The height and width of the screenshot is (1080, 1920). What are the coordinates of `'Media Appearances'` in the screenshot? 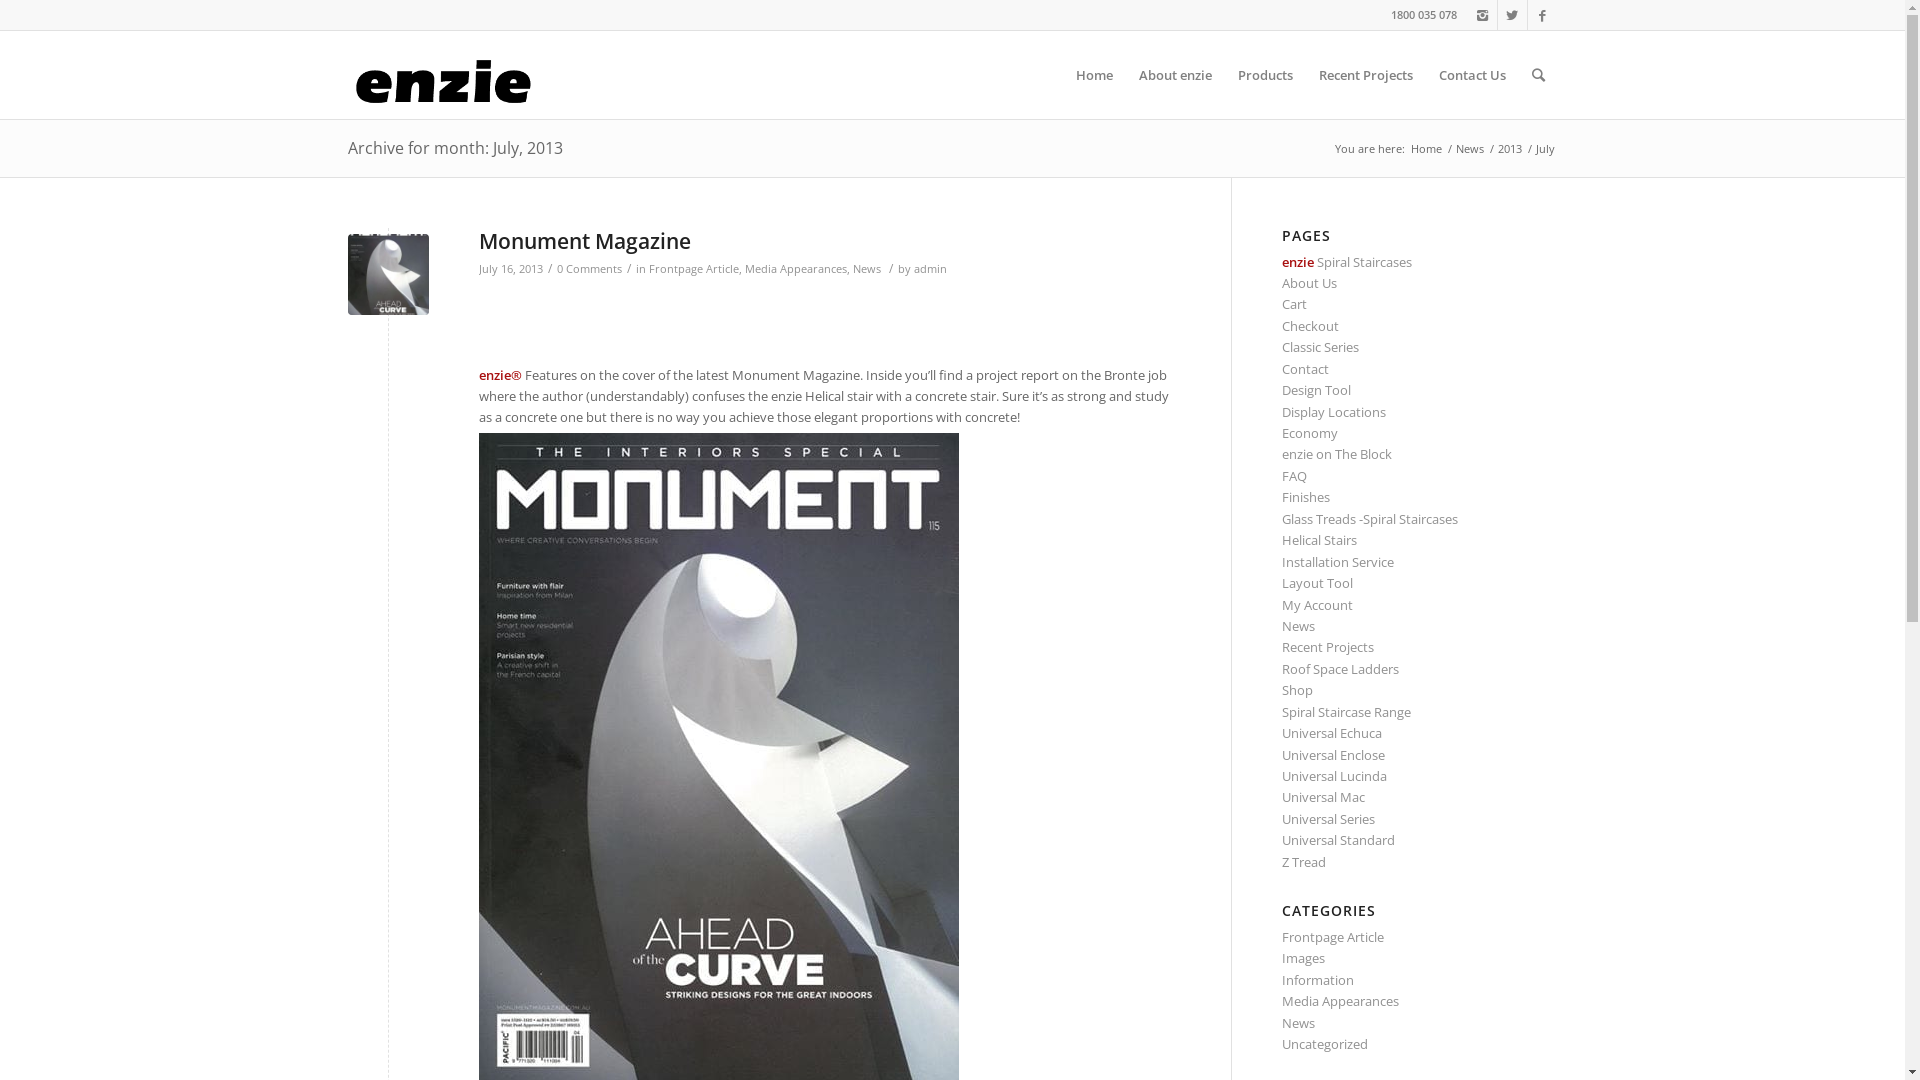 It's located at (794, 268).